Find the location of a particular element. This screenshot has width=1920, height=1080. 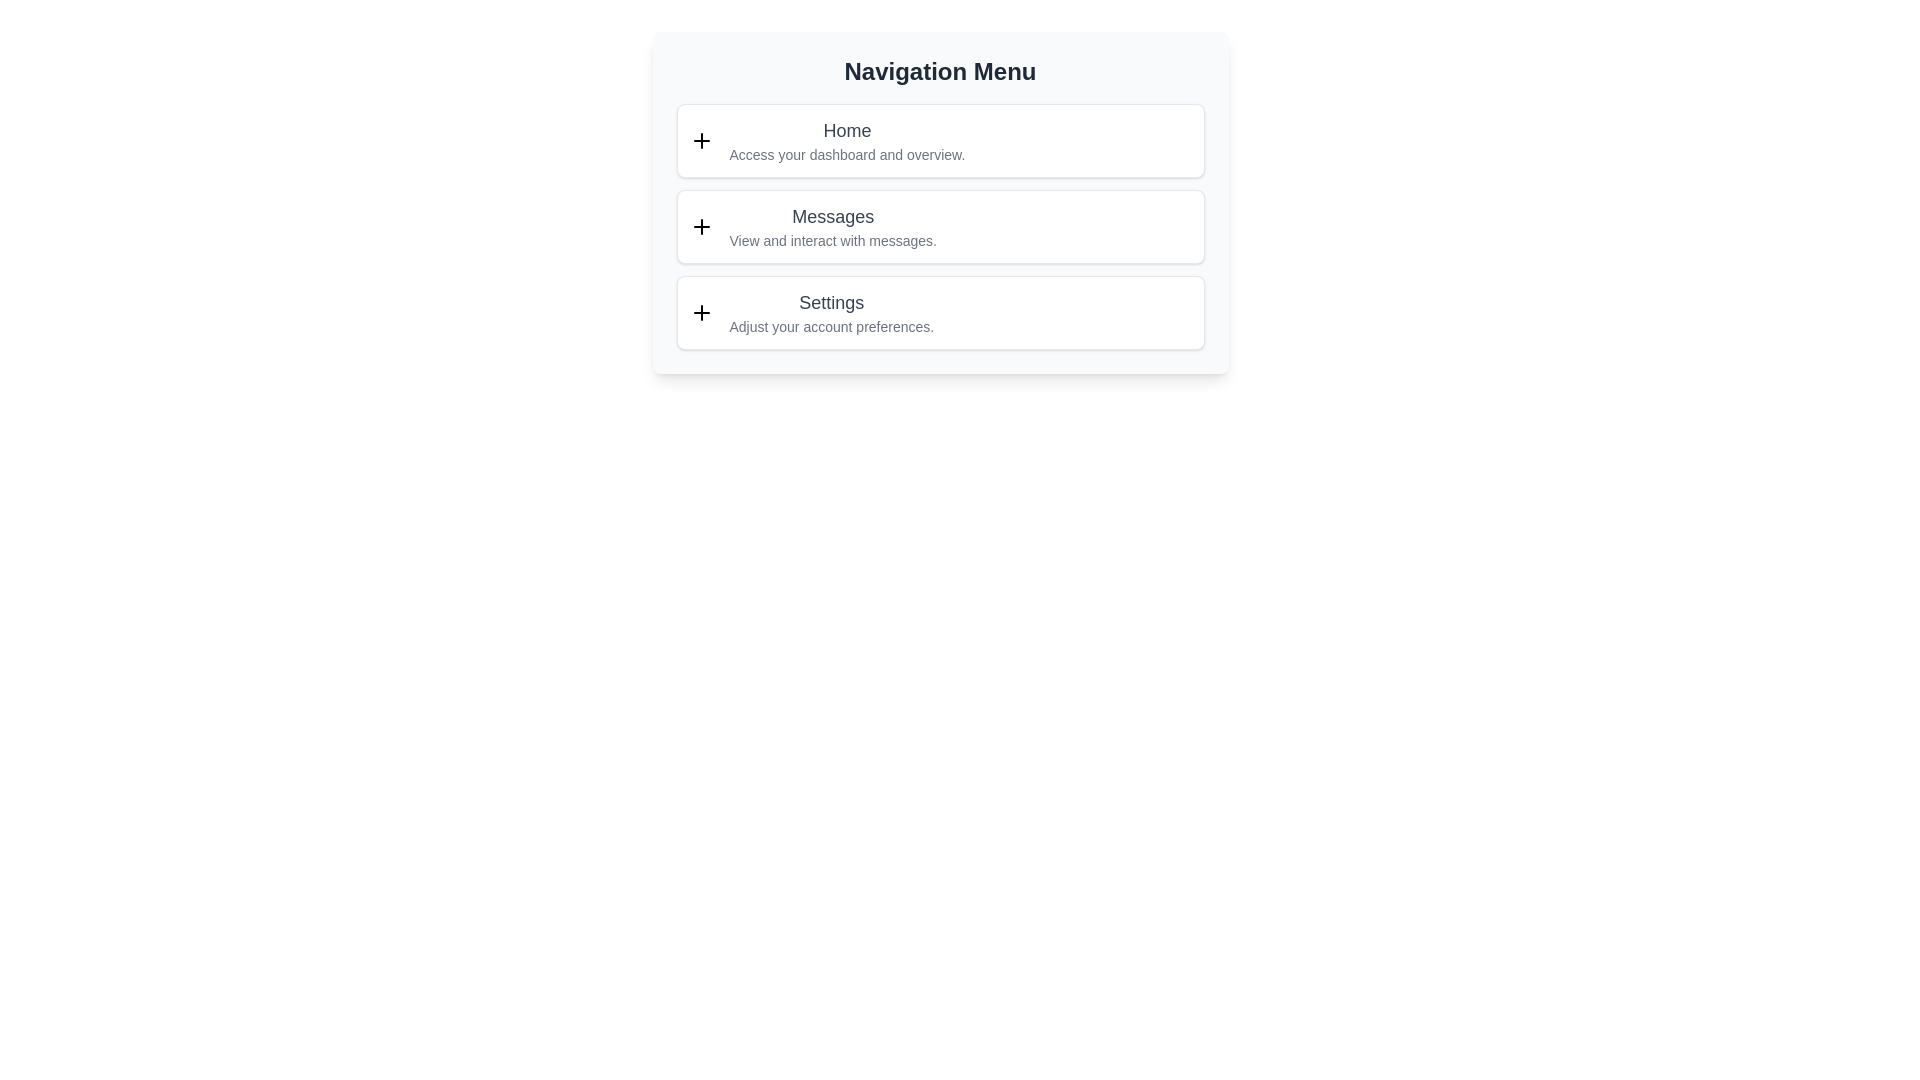

the navigation button labeled 'Home' which features a blue '+' icon and a white background is located at coordinates (939, 140).